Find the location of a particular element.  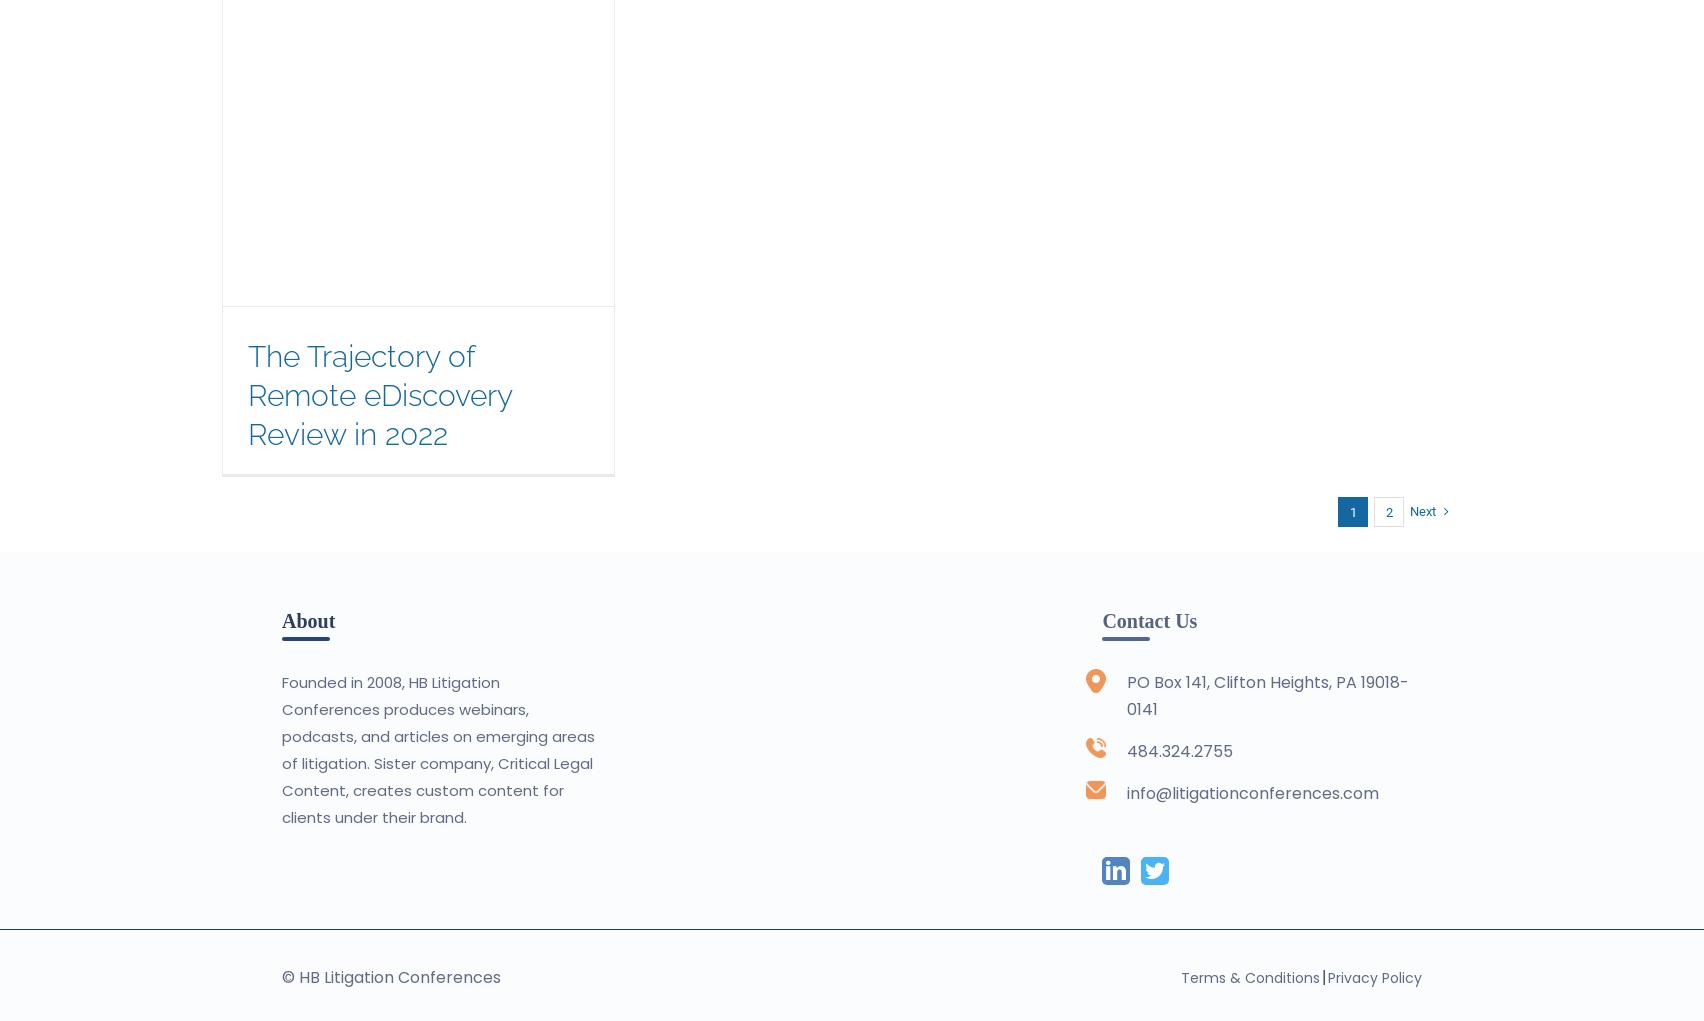

'Privacy Policy' is located at coordinates (1327, 975).